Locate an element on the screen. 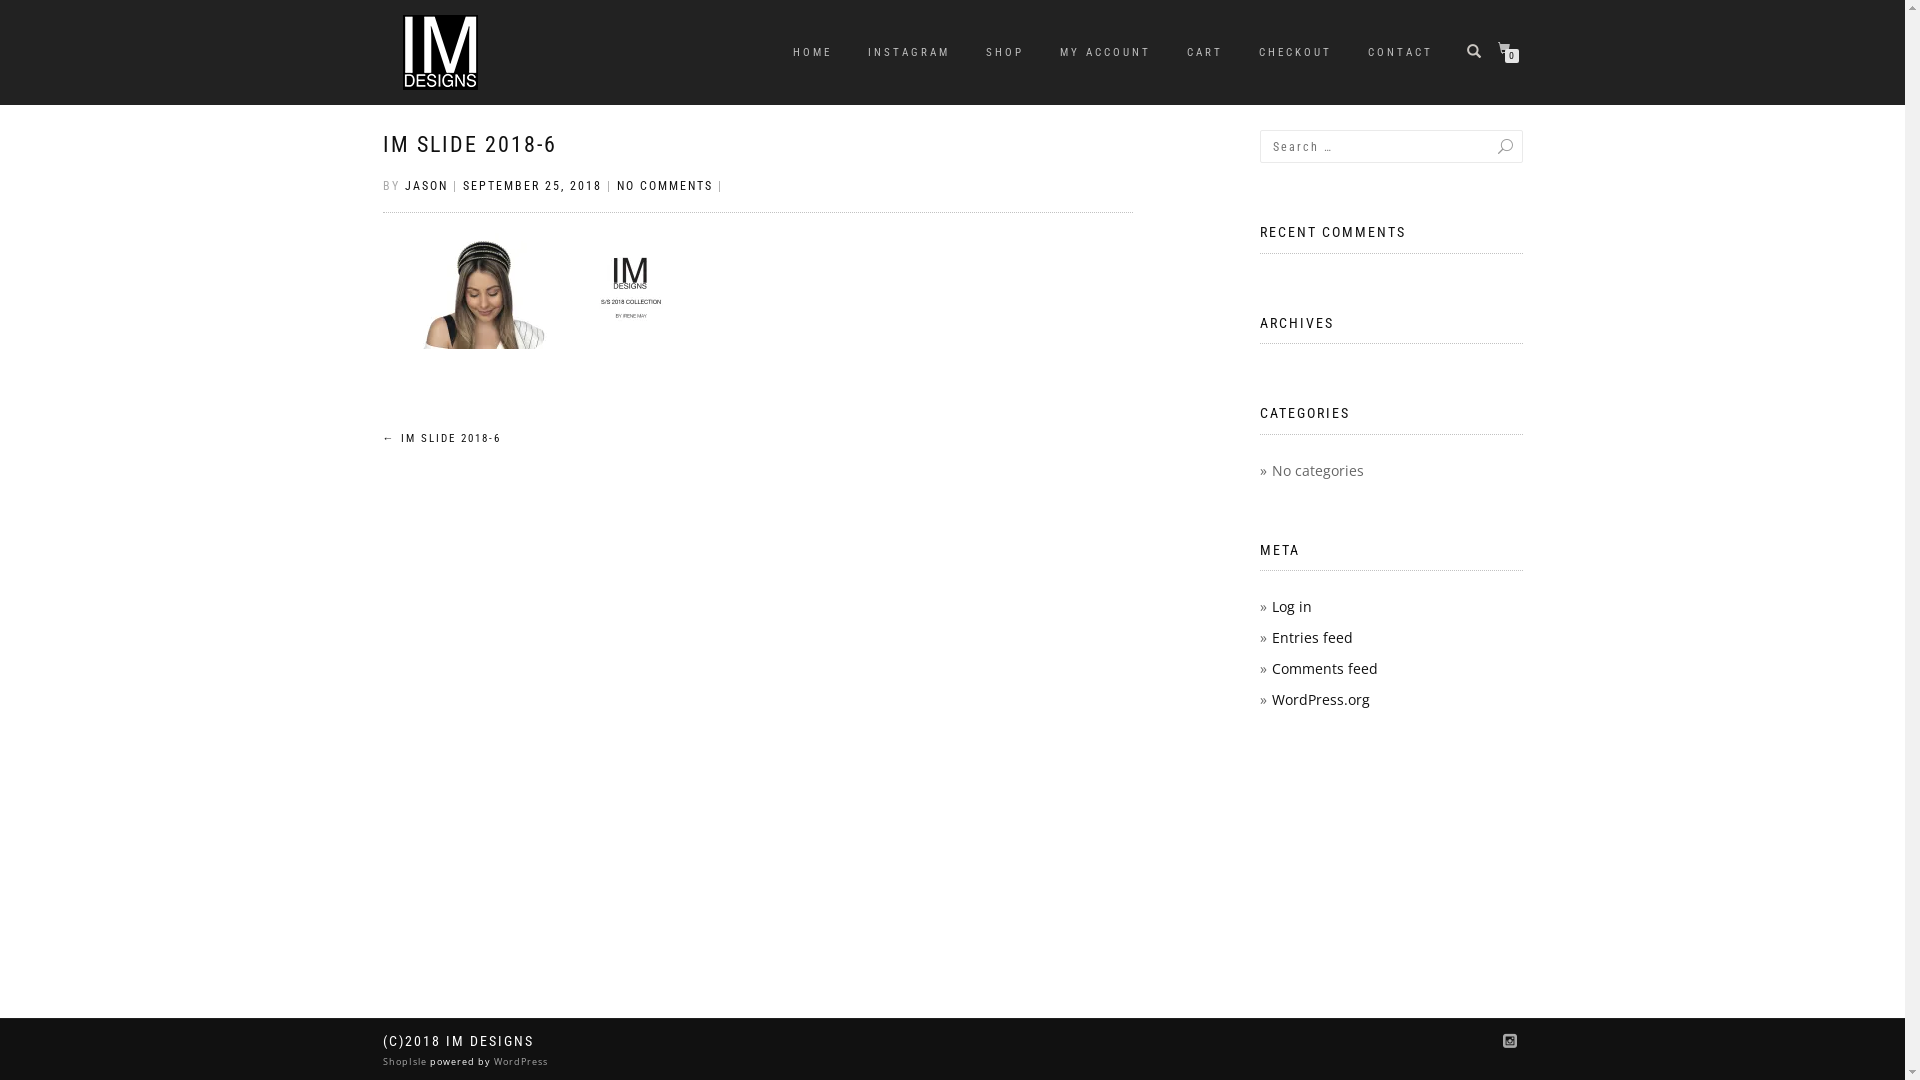 This screenshot has height=1080, width=1920. 'Log in' is located at coordinates (1291, 605).